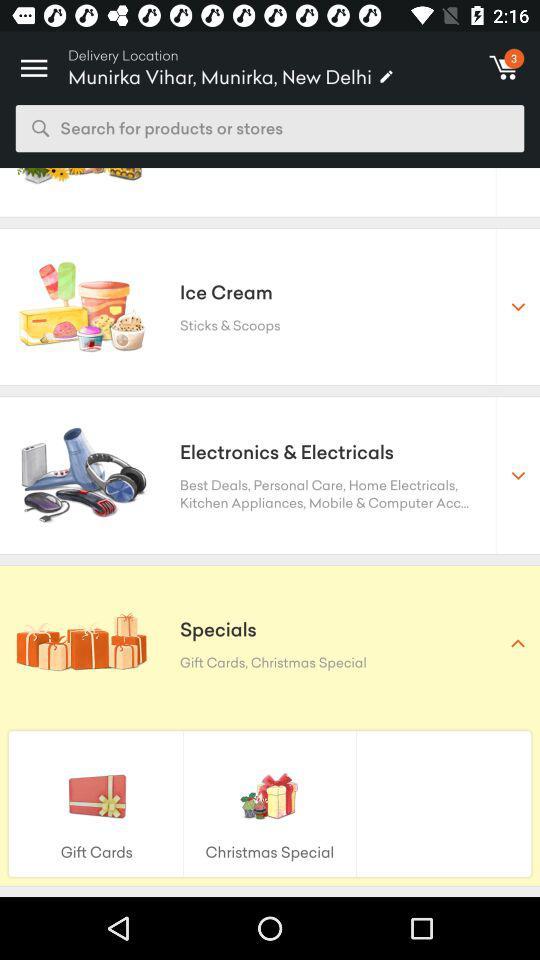 The height and width of the screenshot is (960, 540). I want to click on icon to the left of delivery location, so click(33, 62).